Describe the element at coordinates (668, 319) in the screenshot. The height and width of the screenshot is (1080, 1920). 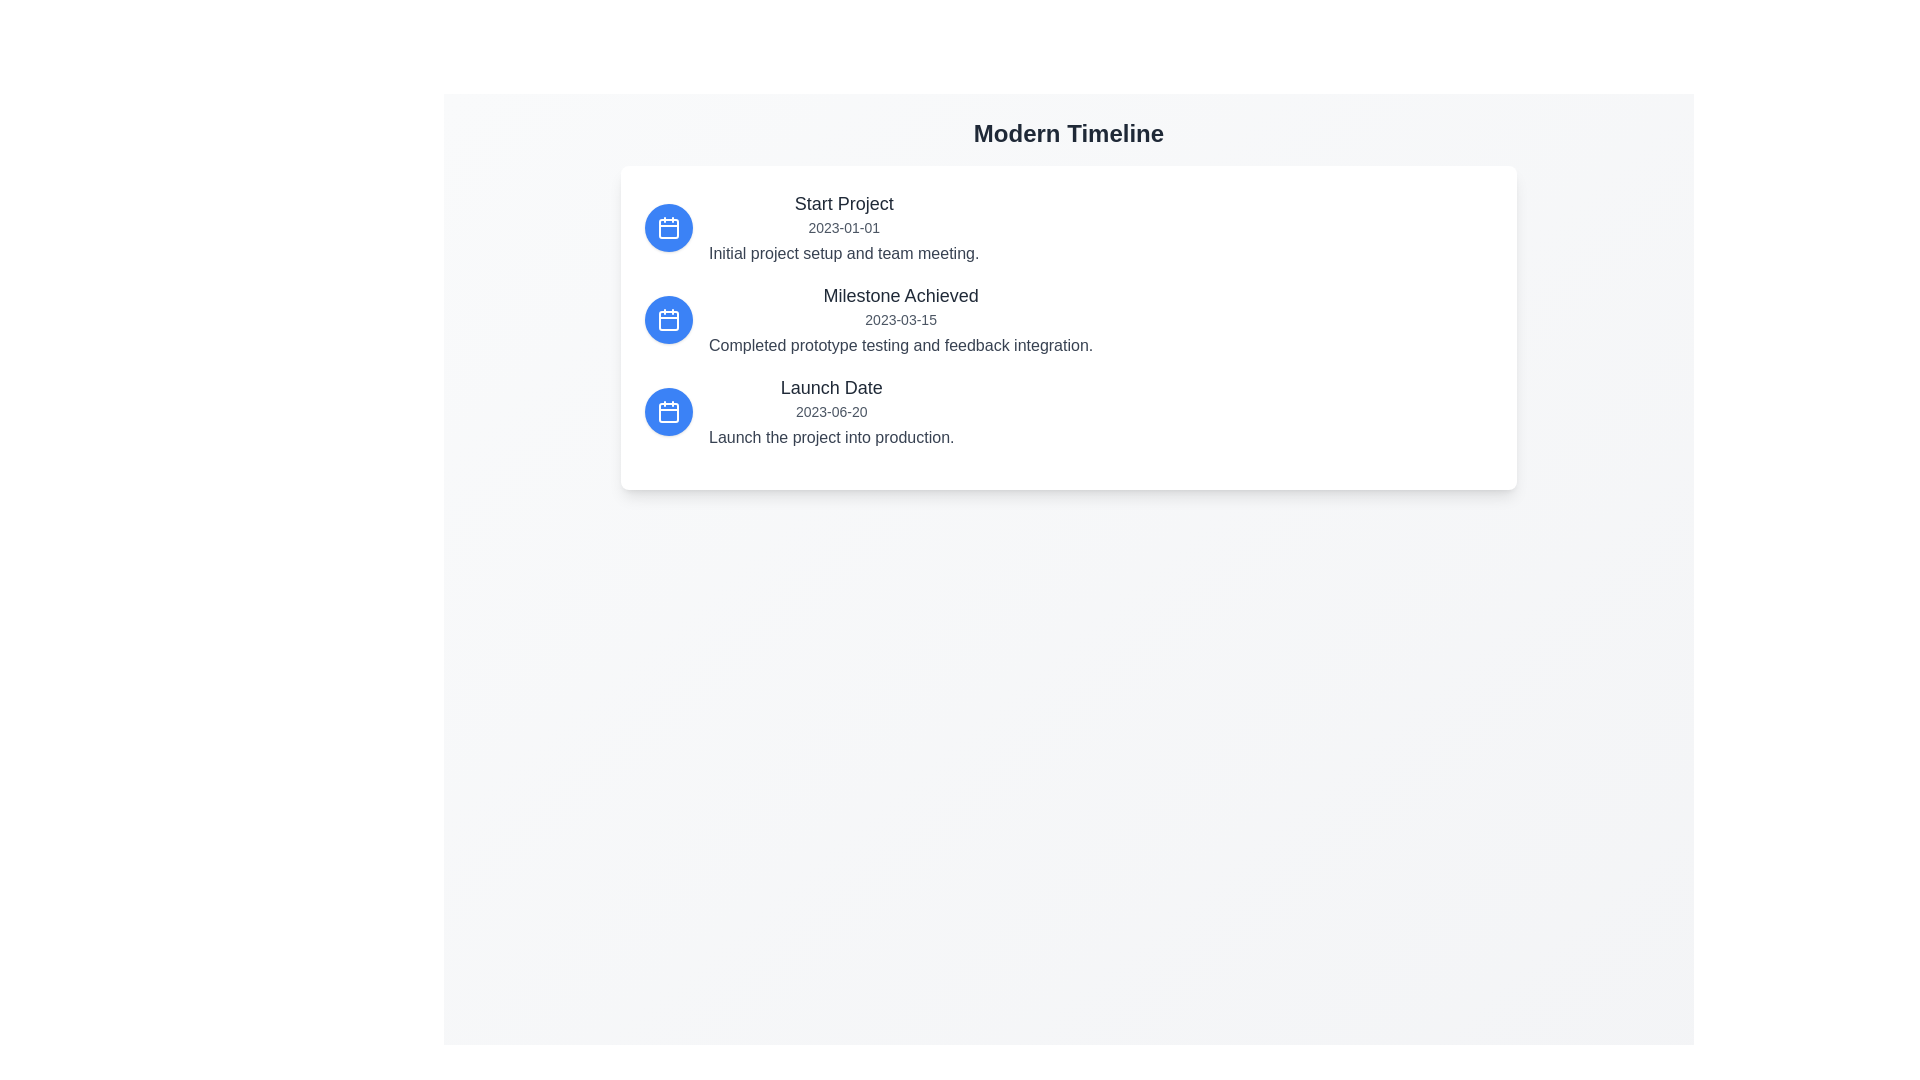
I see `or identify the calendar icon associated with the 'Milestone Achieved' entry in the timeline list, which is the middle calendar icon on the left side of the text information` at that location.